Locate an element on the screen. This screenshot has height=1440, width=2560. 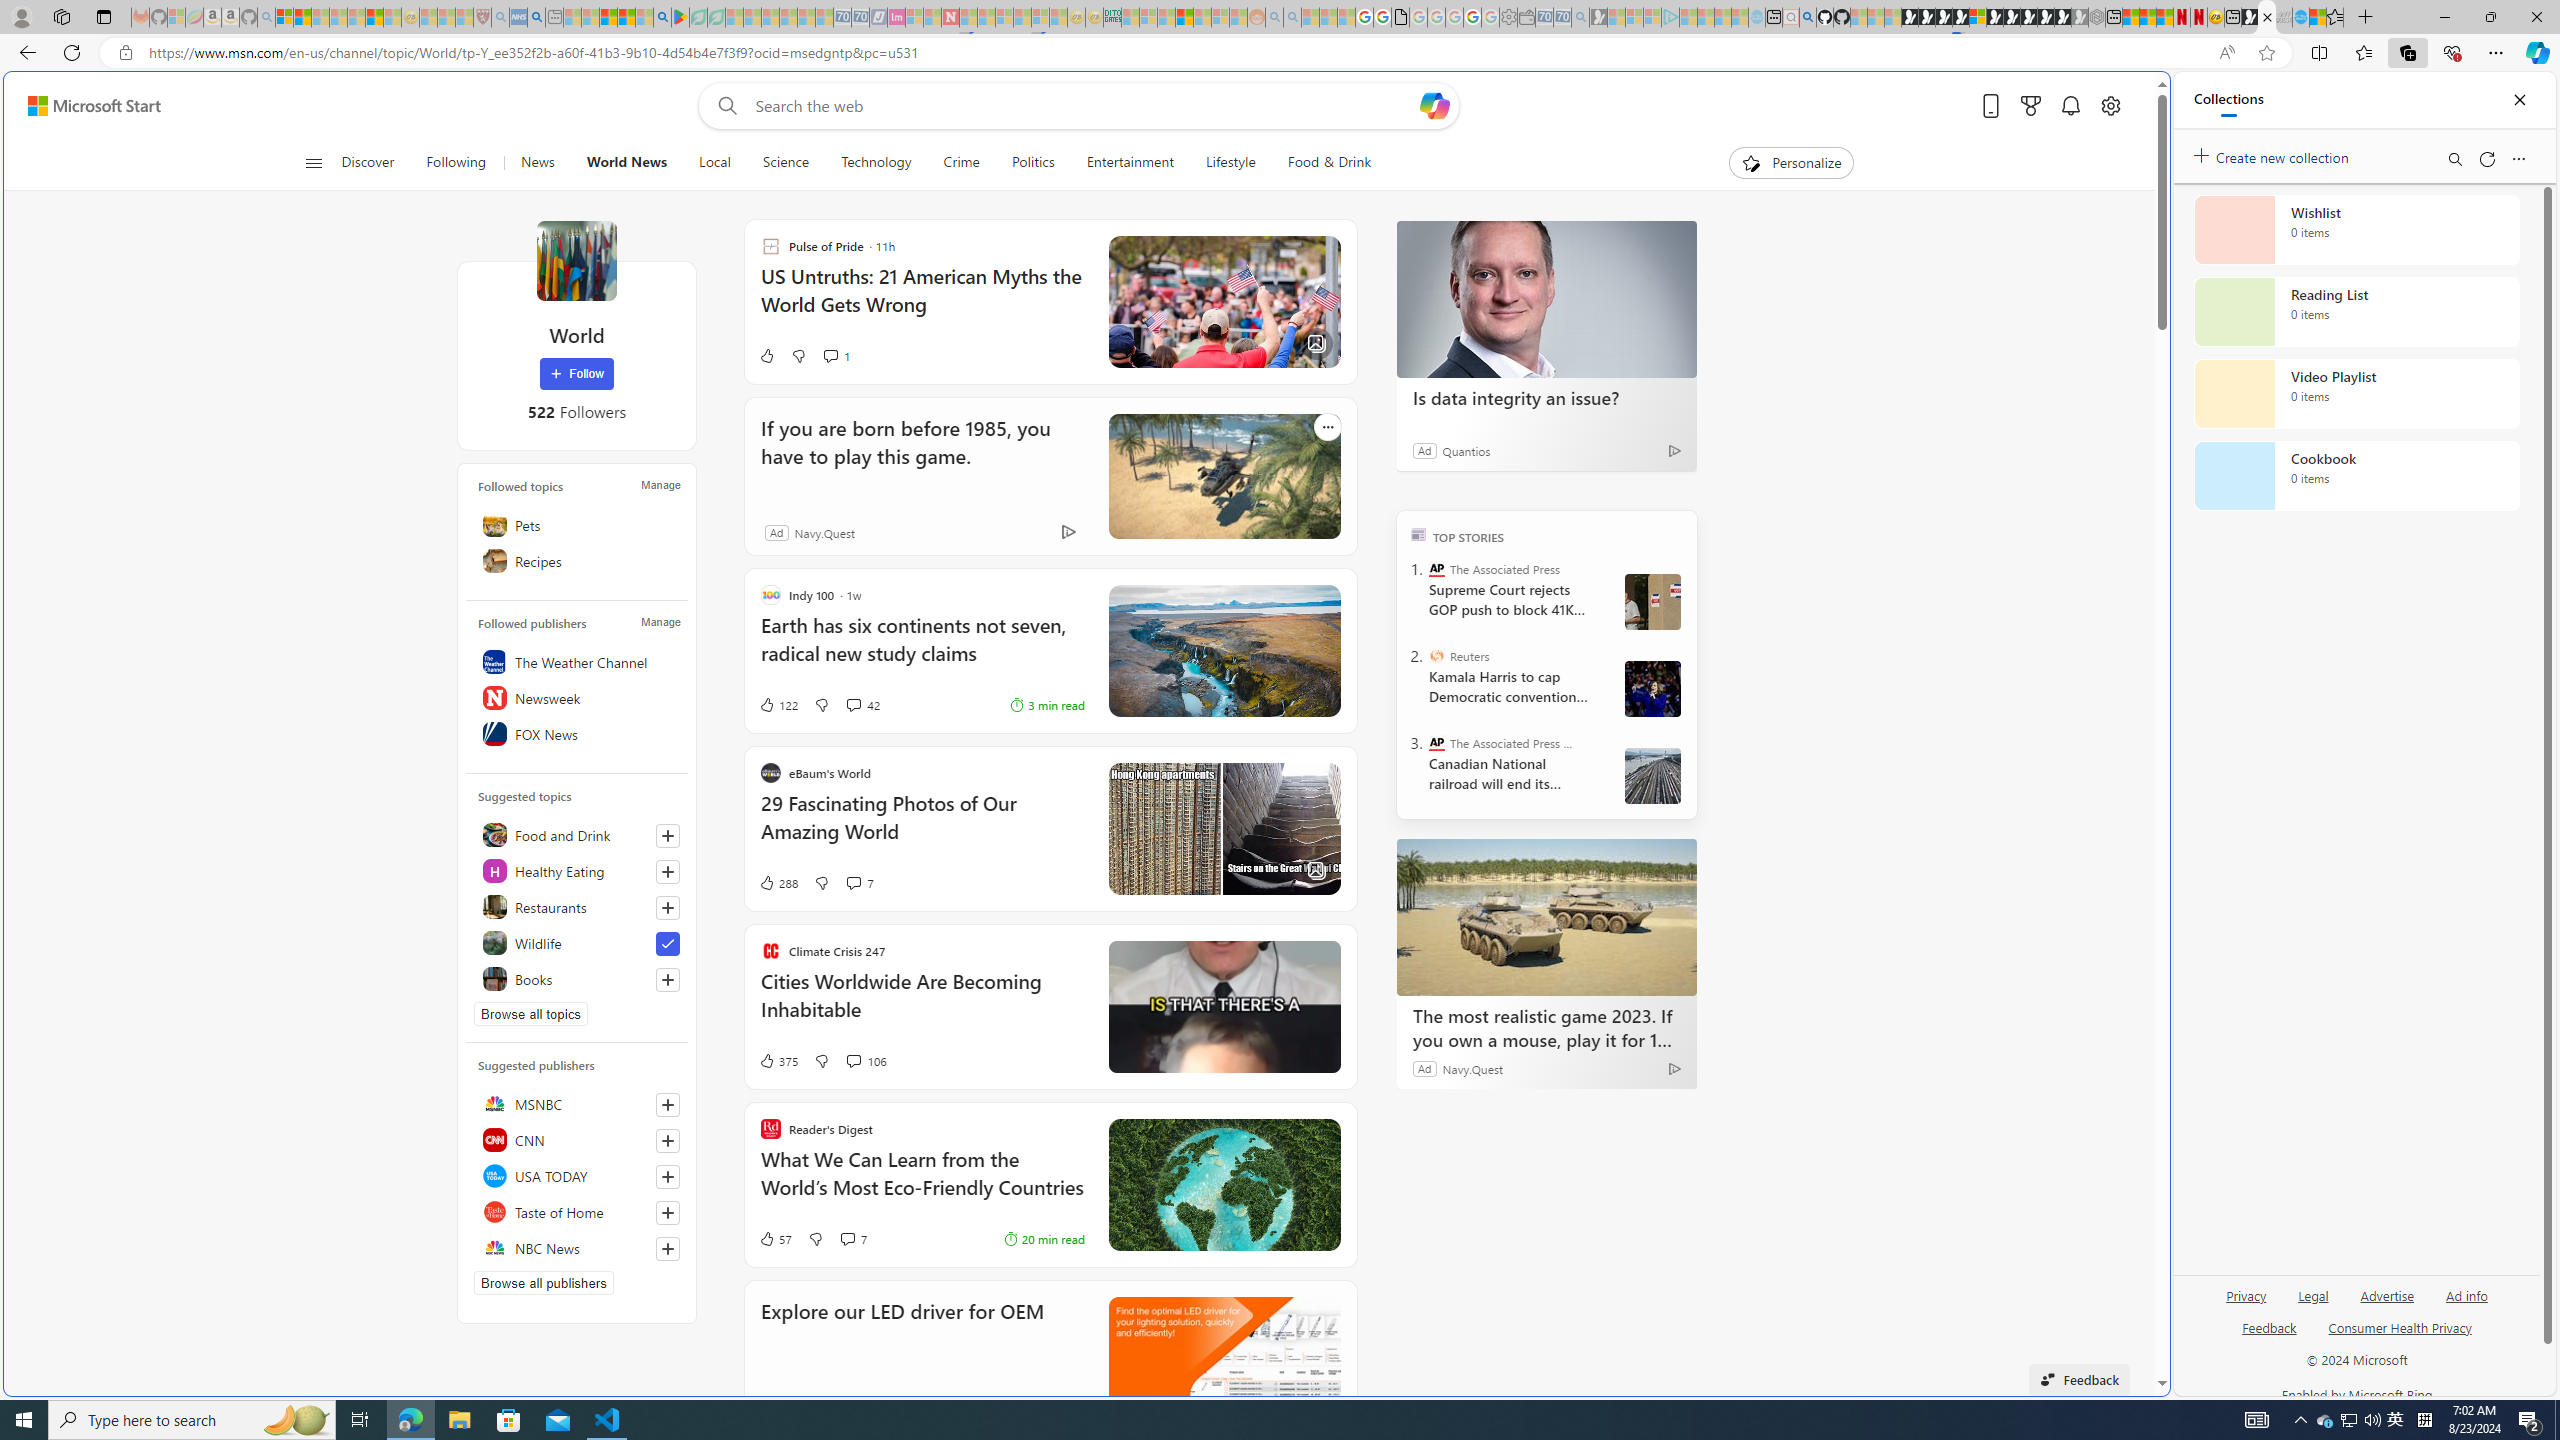
'Healthy Eating' is located at coordinates (575, 870).